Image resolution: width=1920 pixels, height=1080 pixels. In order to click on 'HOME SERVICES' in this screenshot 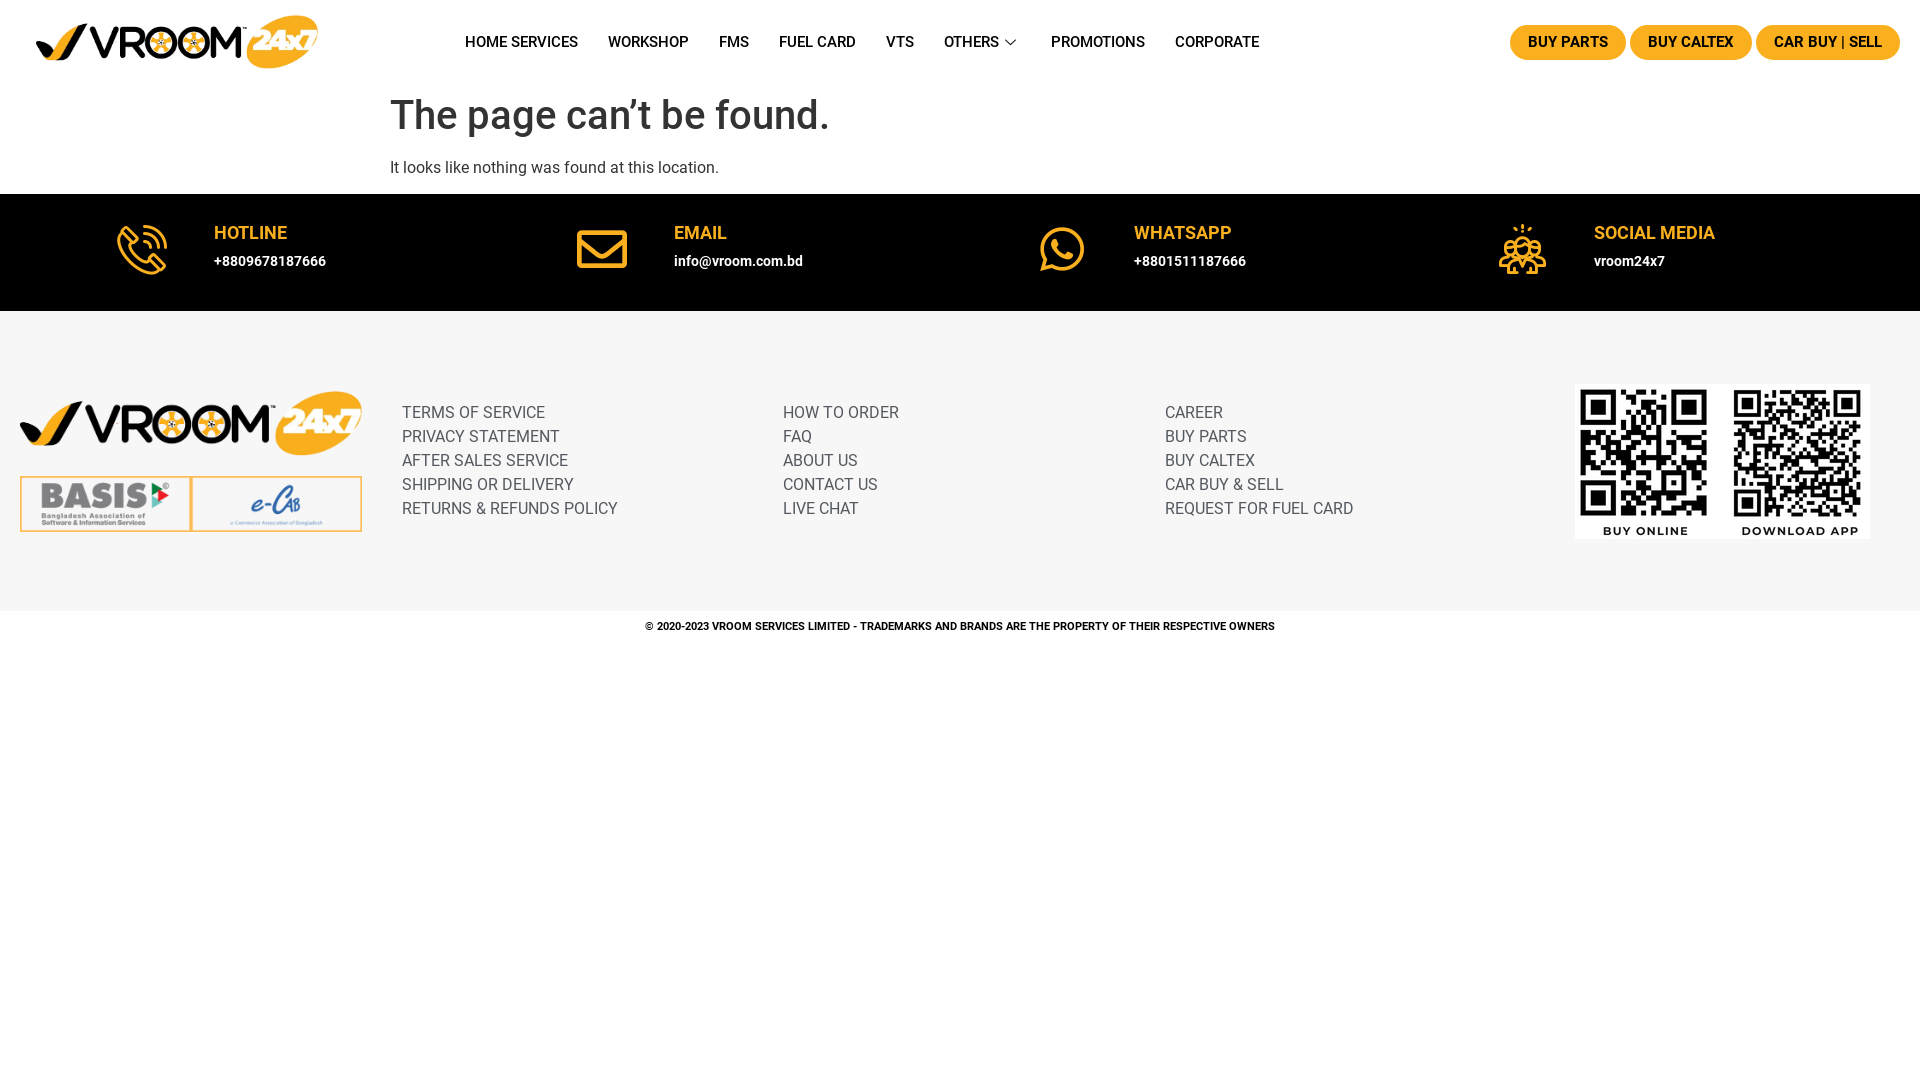, I will do `click(521, 42)`.